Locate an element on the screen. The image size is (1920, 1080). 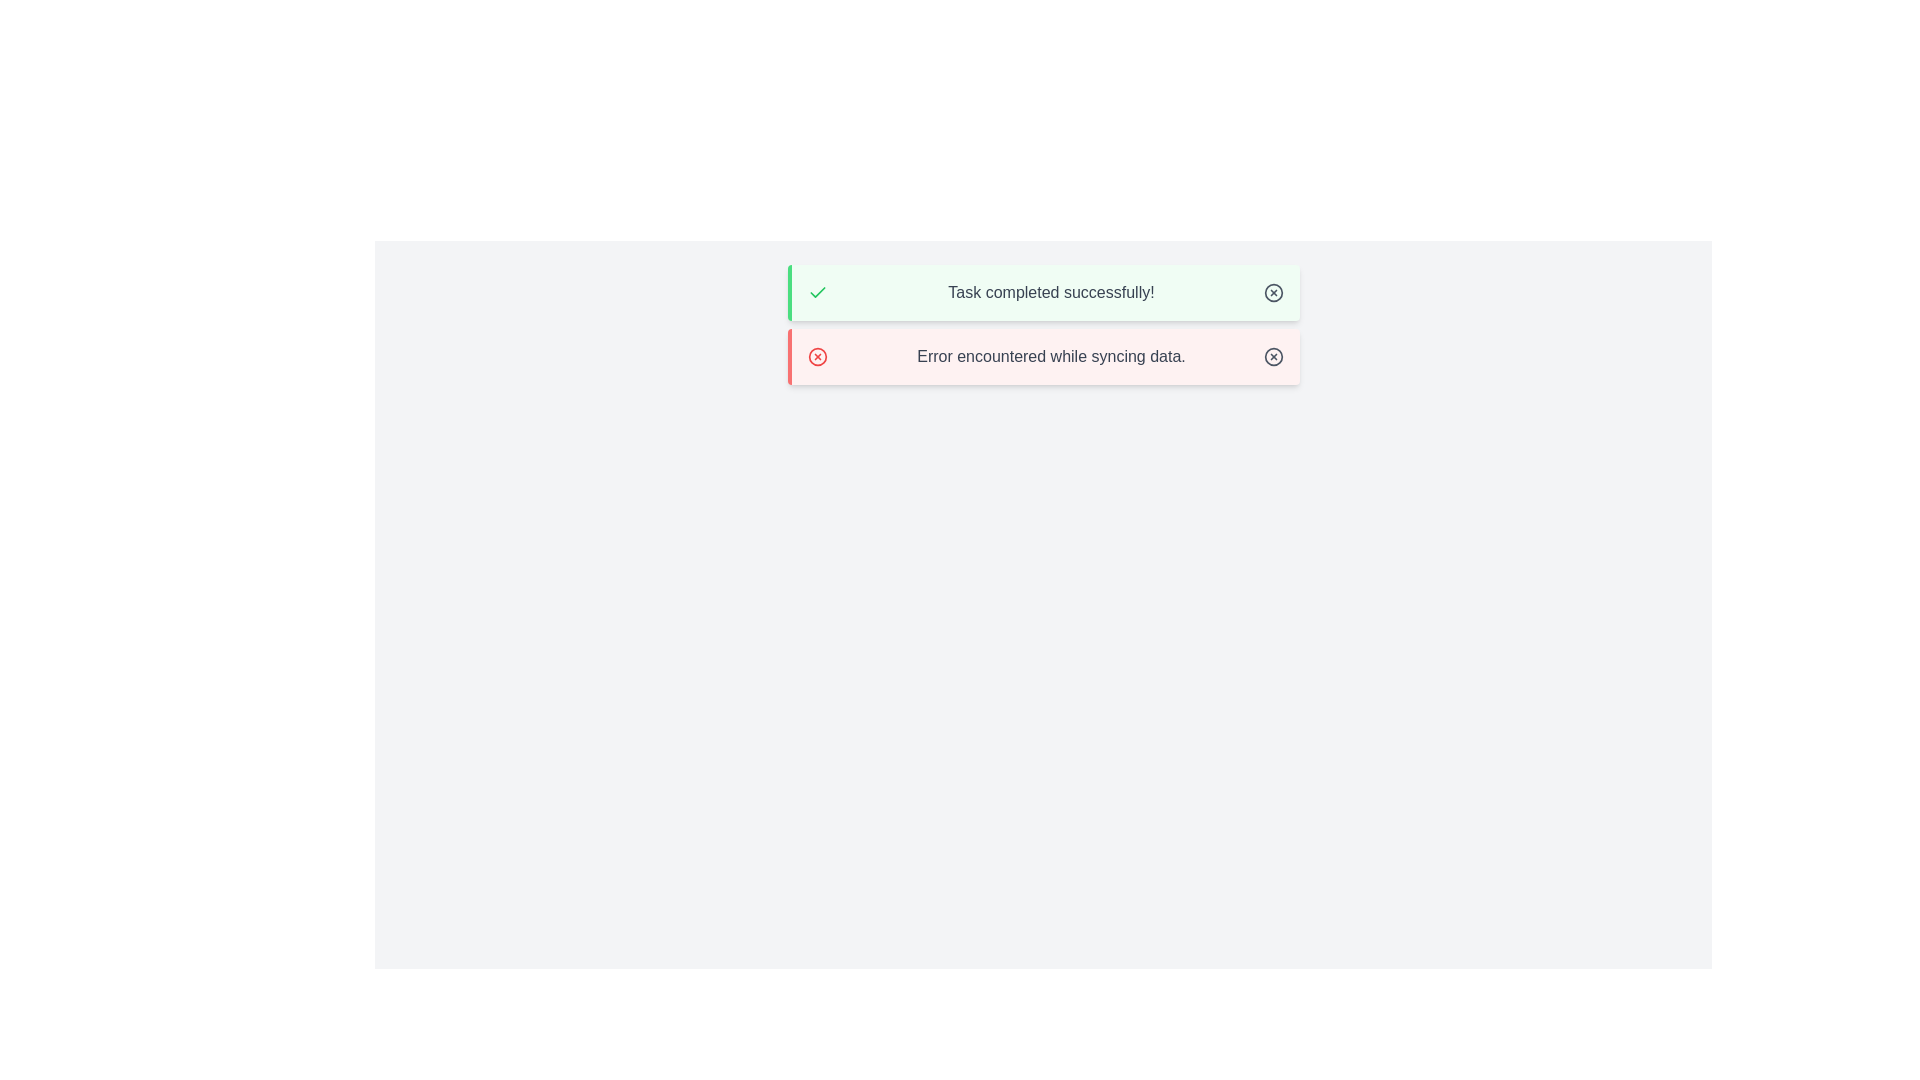
error message from the second notification alert, which has a light red background and a bold red left border, displaying the message 'Error encountered while syncing data.' is located at coordinates (1042, 356).